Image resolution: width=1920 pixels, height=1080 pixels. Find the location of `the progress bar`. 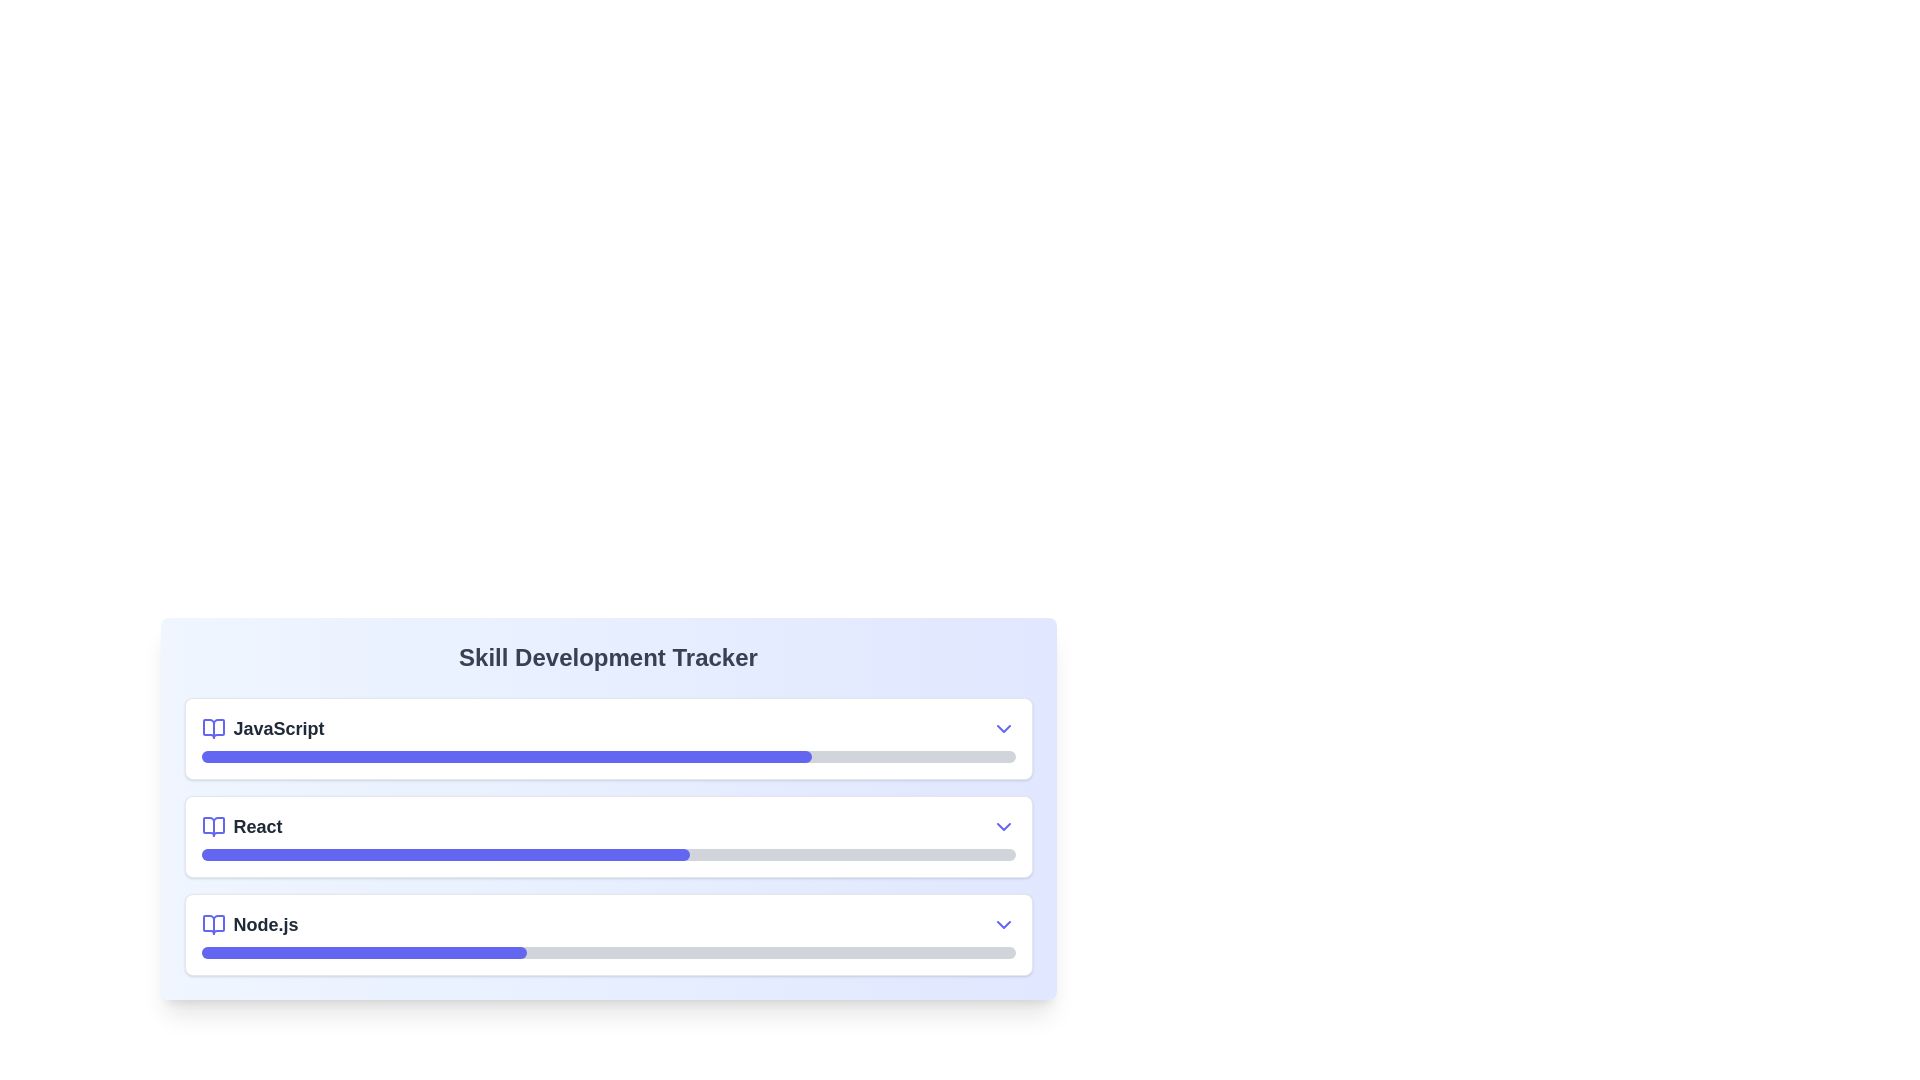

the progress bar is located at coordinates (234, 951).